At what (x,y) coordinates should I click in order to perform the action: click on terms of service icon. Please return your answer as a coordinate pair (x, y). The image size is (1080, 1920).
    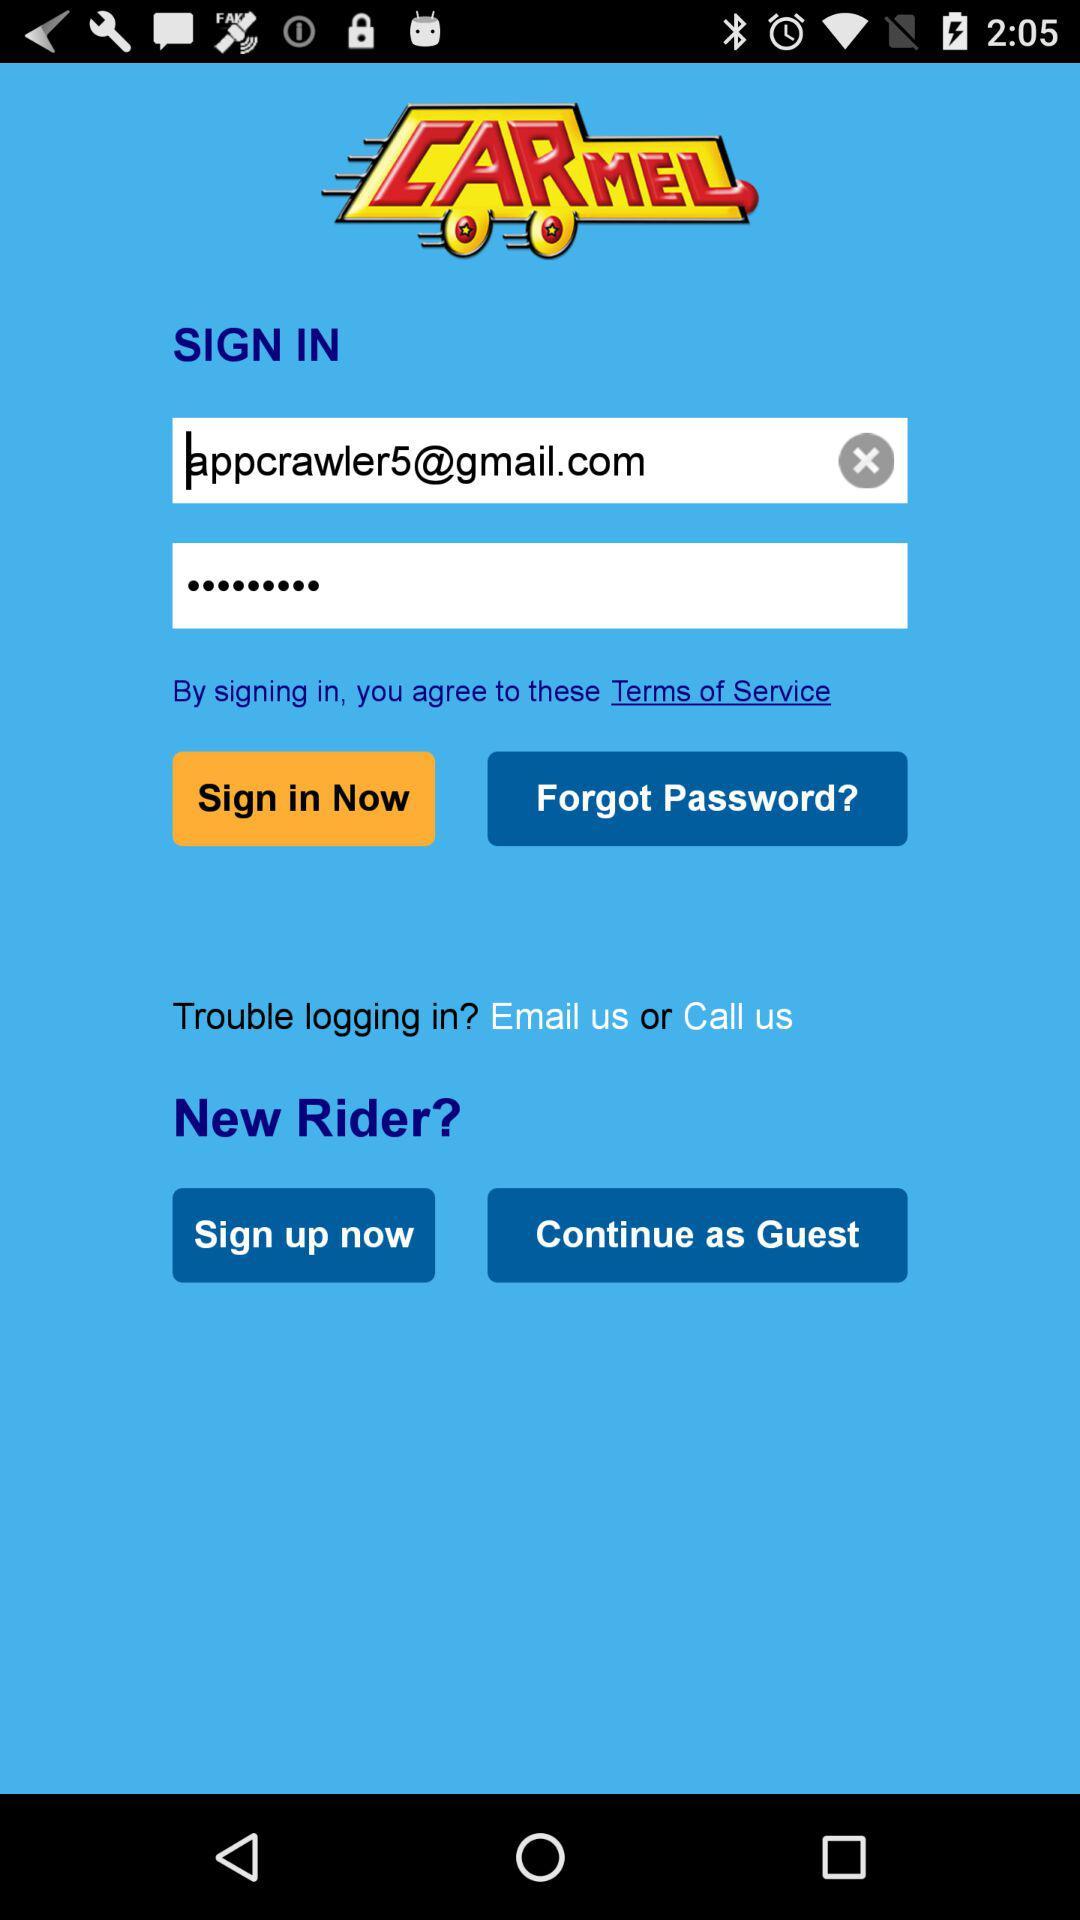
    Looking at the image, I should click on (721, 690).